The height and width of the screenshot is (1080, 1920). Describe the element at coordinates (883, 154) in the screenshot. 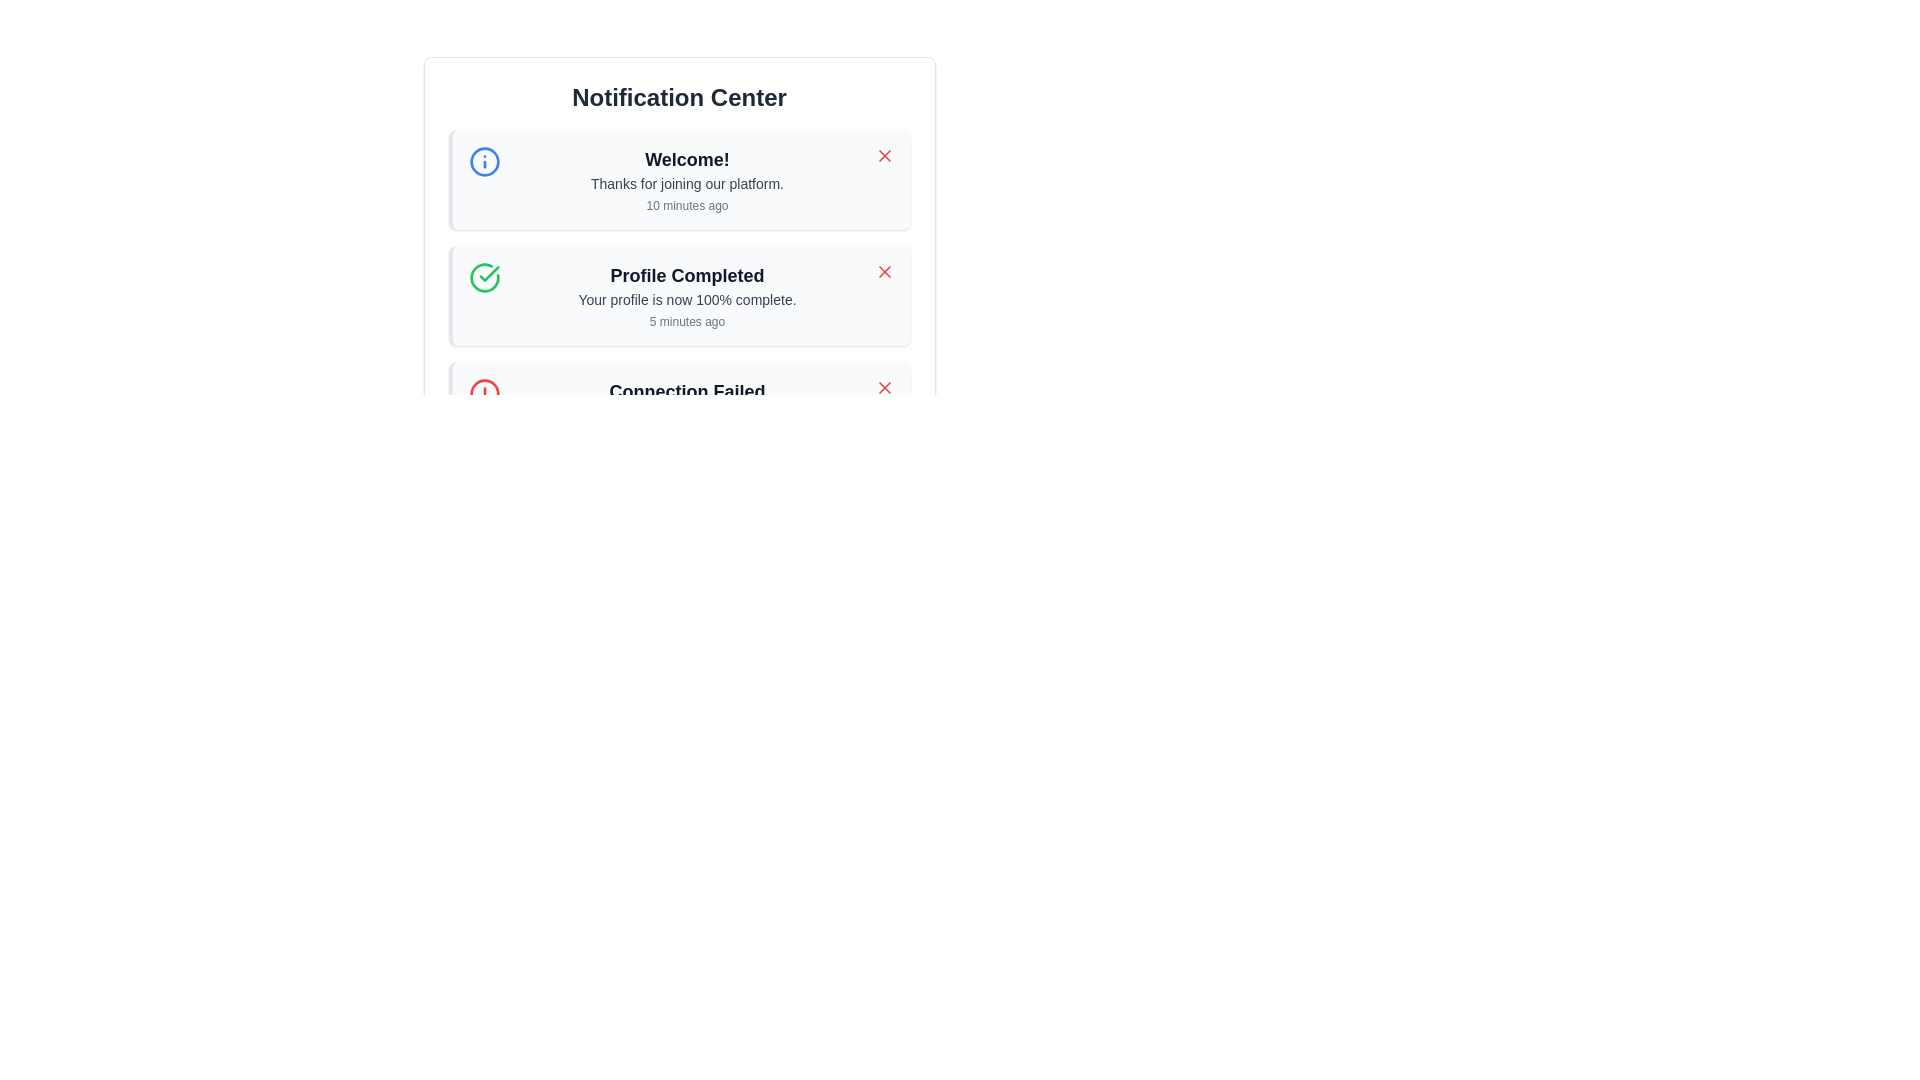

I see `the dismiss Icon Button located to the far right of the notification message that says 'Welcome! Thanks for joining our platform. 10 minutes ago'` at that location.